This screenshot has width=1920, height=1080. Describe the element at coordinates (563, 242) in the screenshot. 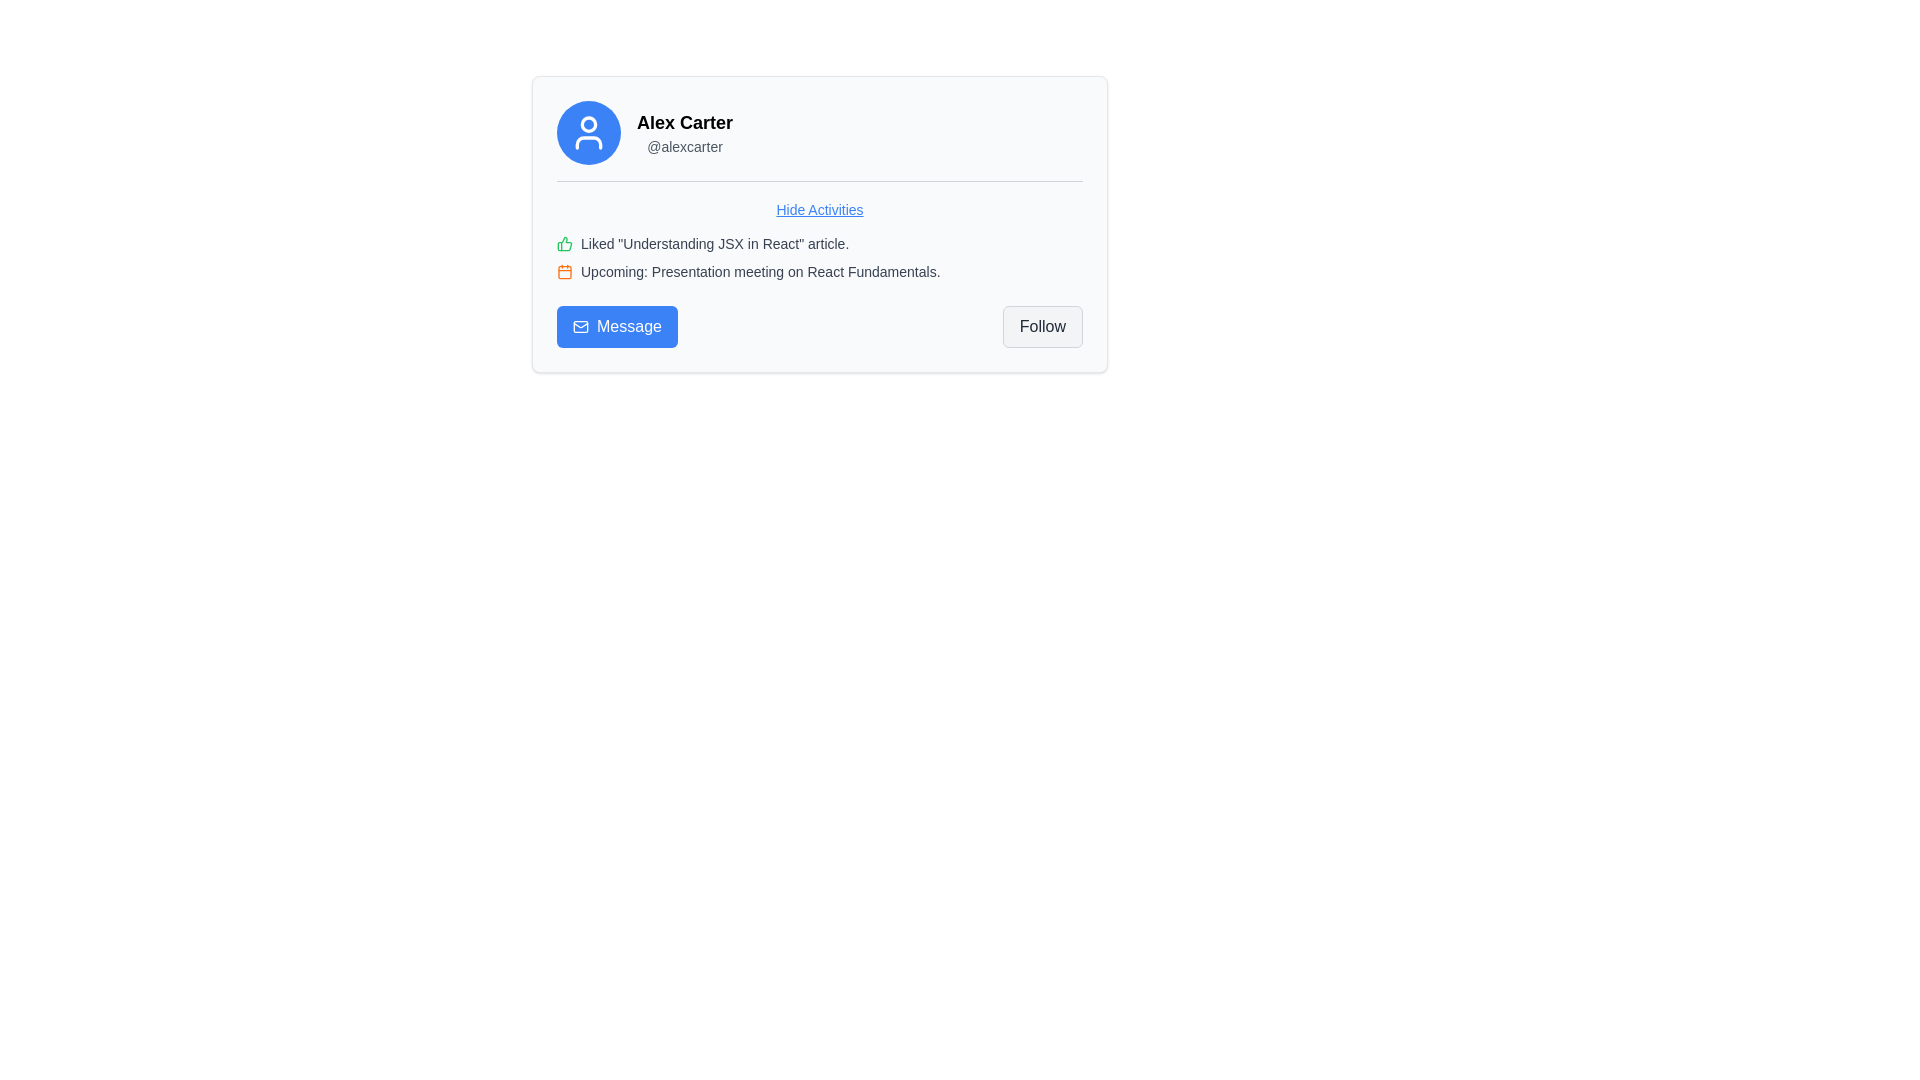

I see `the green 'thumbs-up' icon located next to the text 'Liked Understanding JSX in React article' in the activity section of the user profile` at that location.